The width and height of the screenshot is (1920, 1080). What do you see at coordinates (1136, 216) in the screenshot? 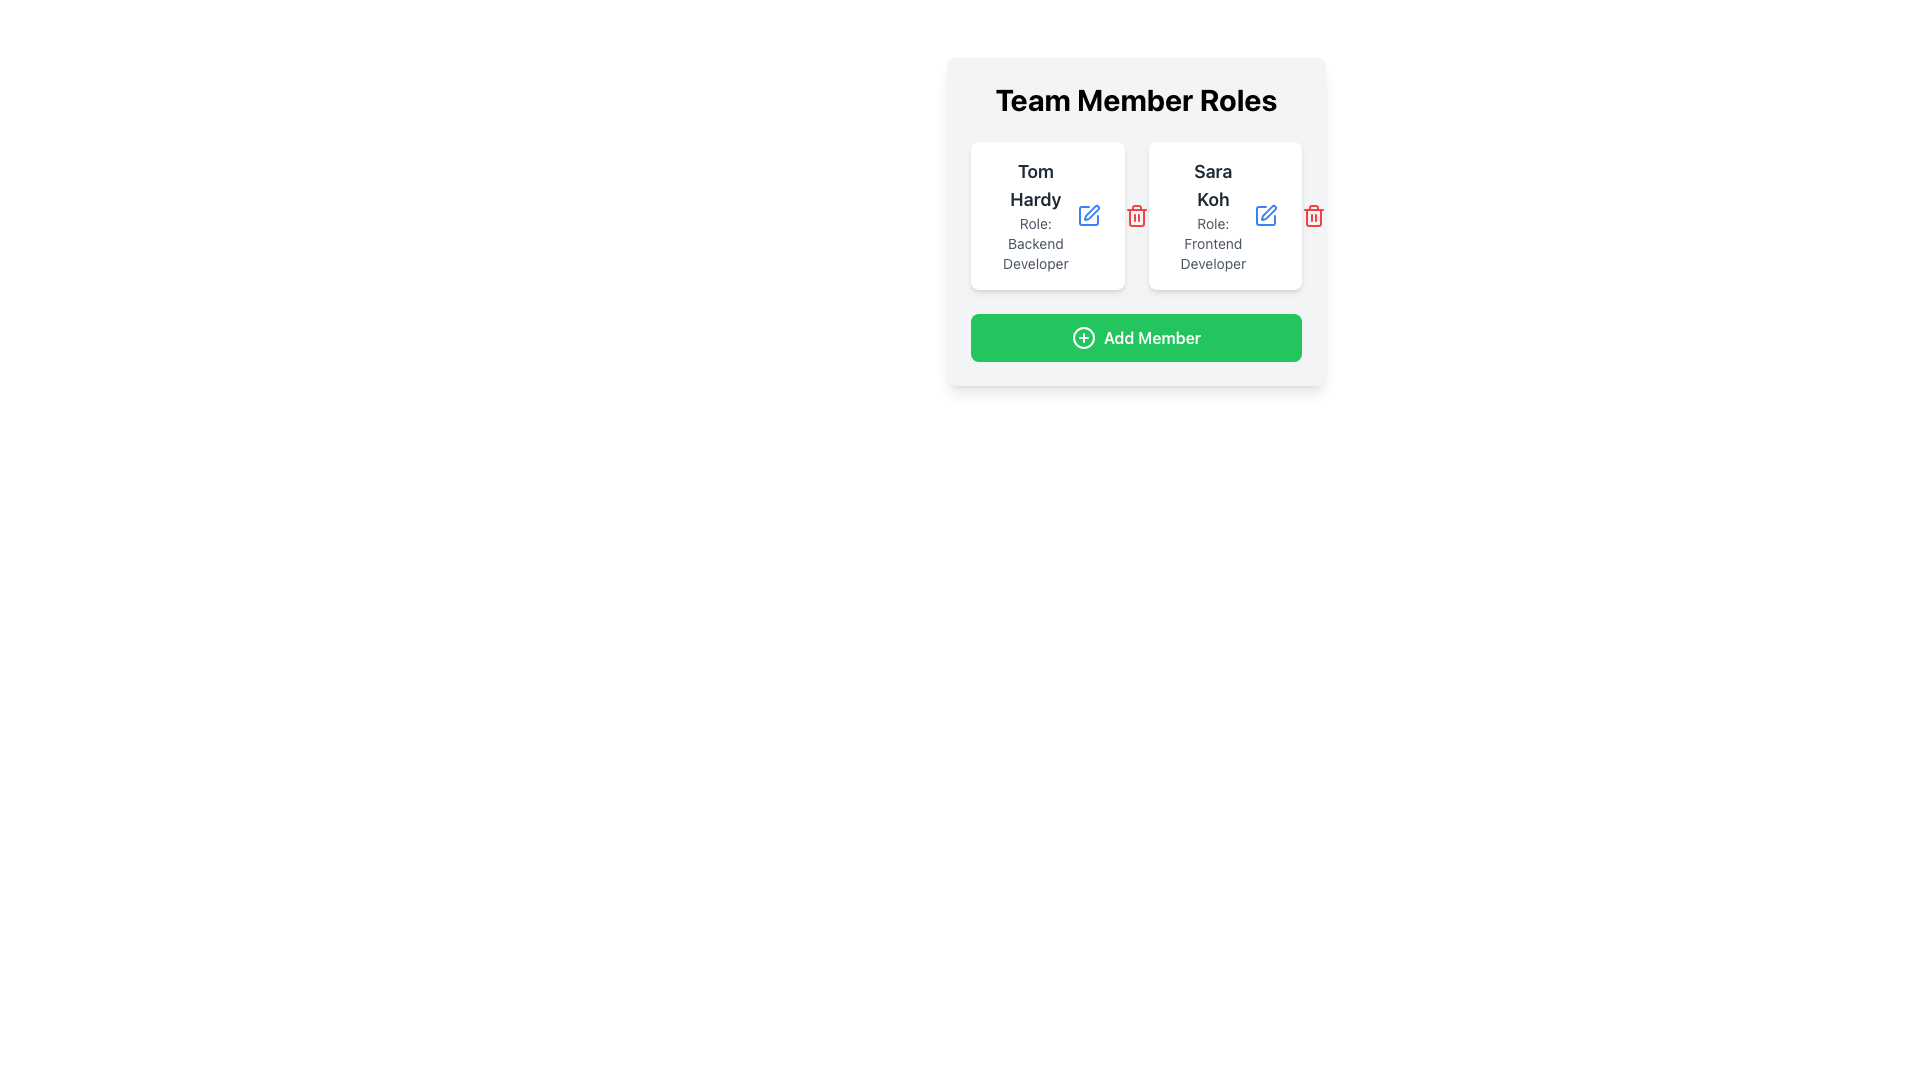
I see `the delete icon associated with Sara Koh's profile` at bounding box center [1136, 216].